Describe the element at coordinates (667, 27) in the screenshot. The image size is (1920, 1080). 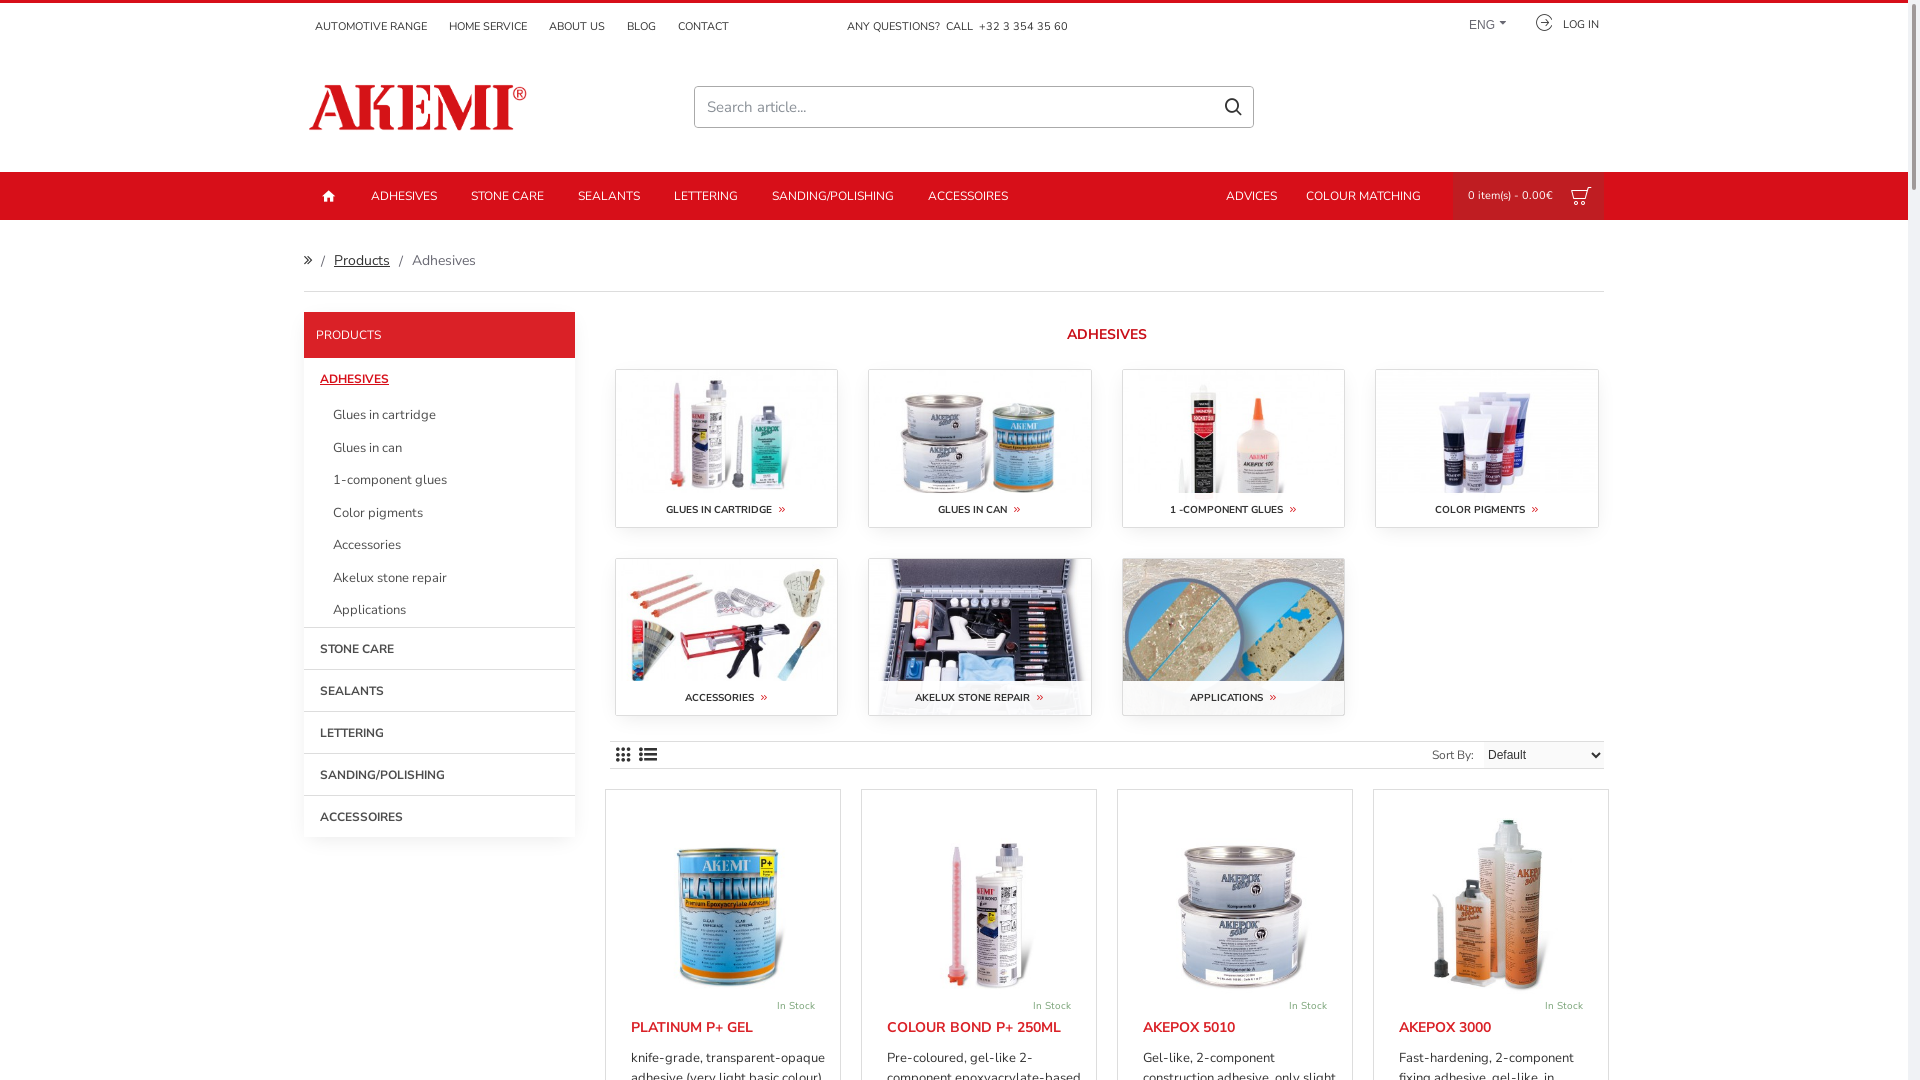
I see `'CONTACT'` at that location.